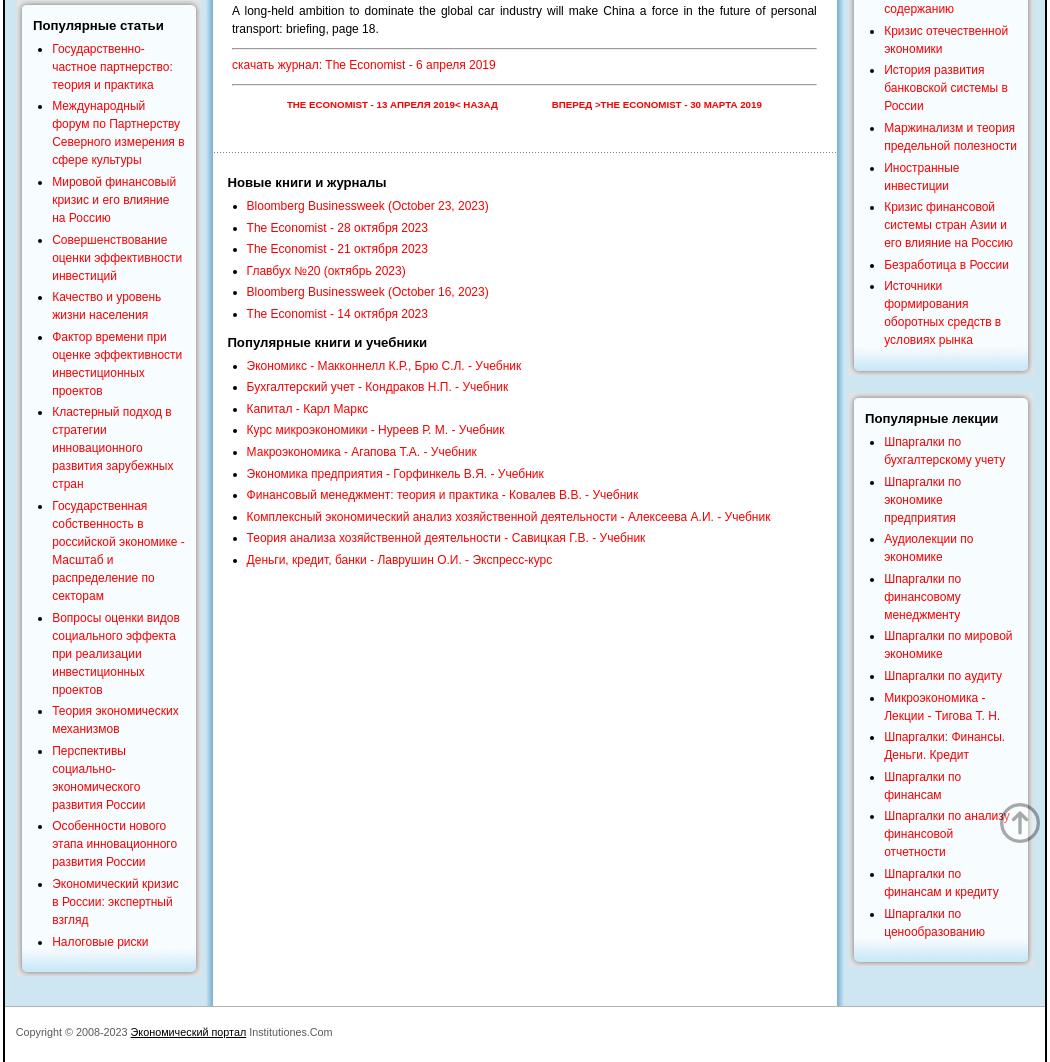 The width and height of the screenshot is (1050, 1062). Describe the element at coordinates (112, 65) in the screenshot. I see `'Государственно-частное партнерство: теория и практика'` at that location.